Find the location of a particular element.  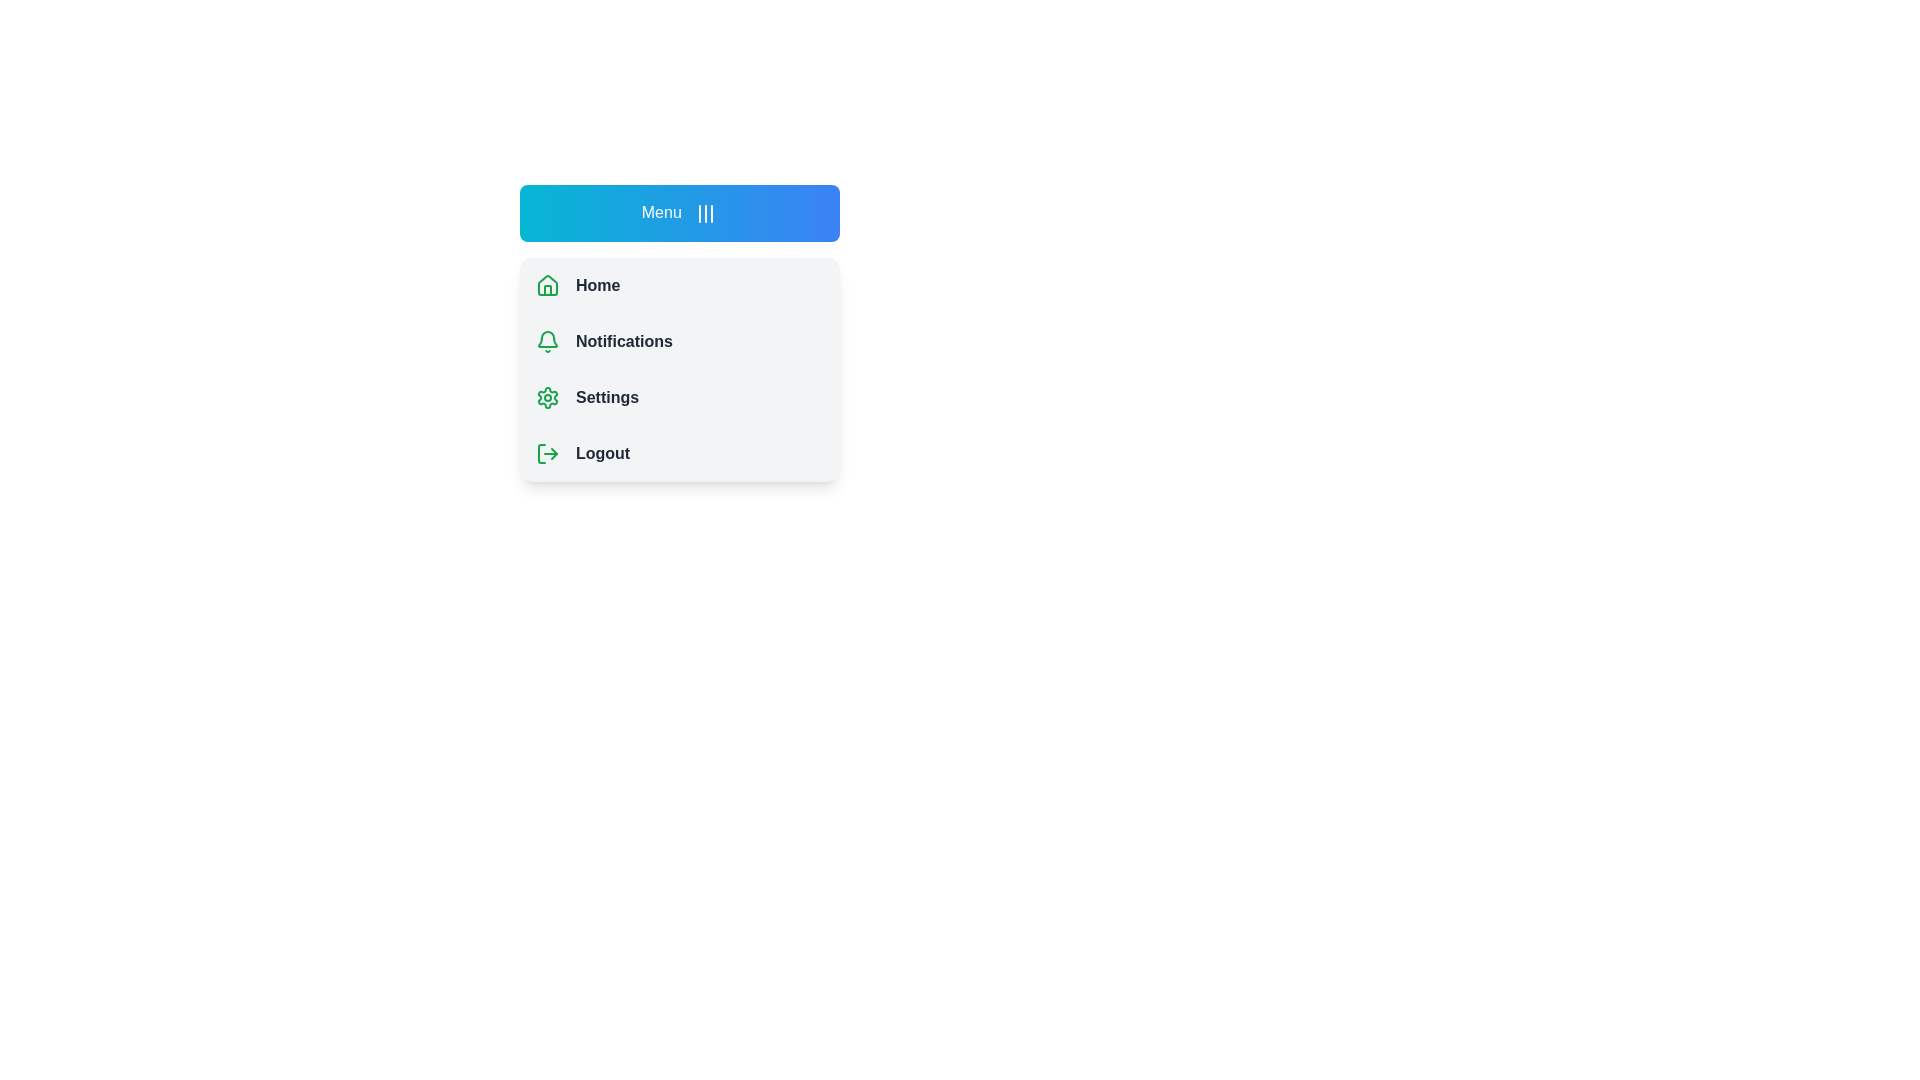

the menu item Settings to select it is located at coordinates (680, 397).